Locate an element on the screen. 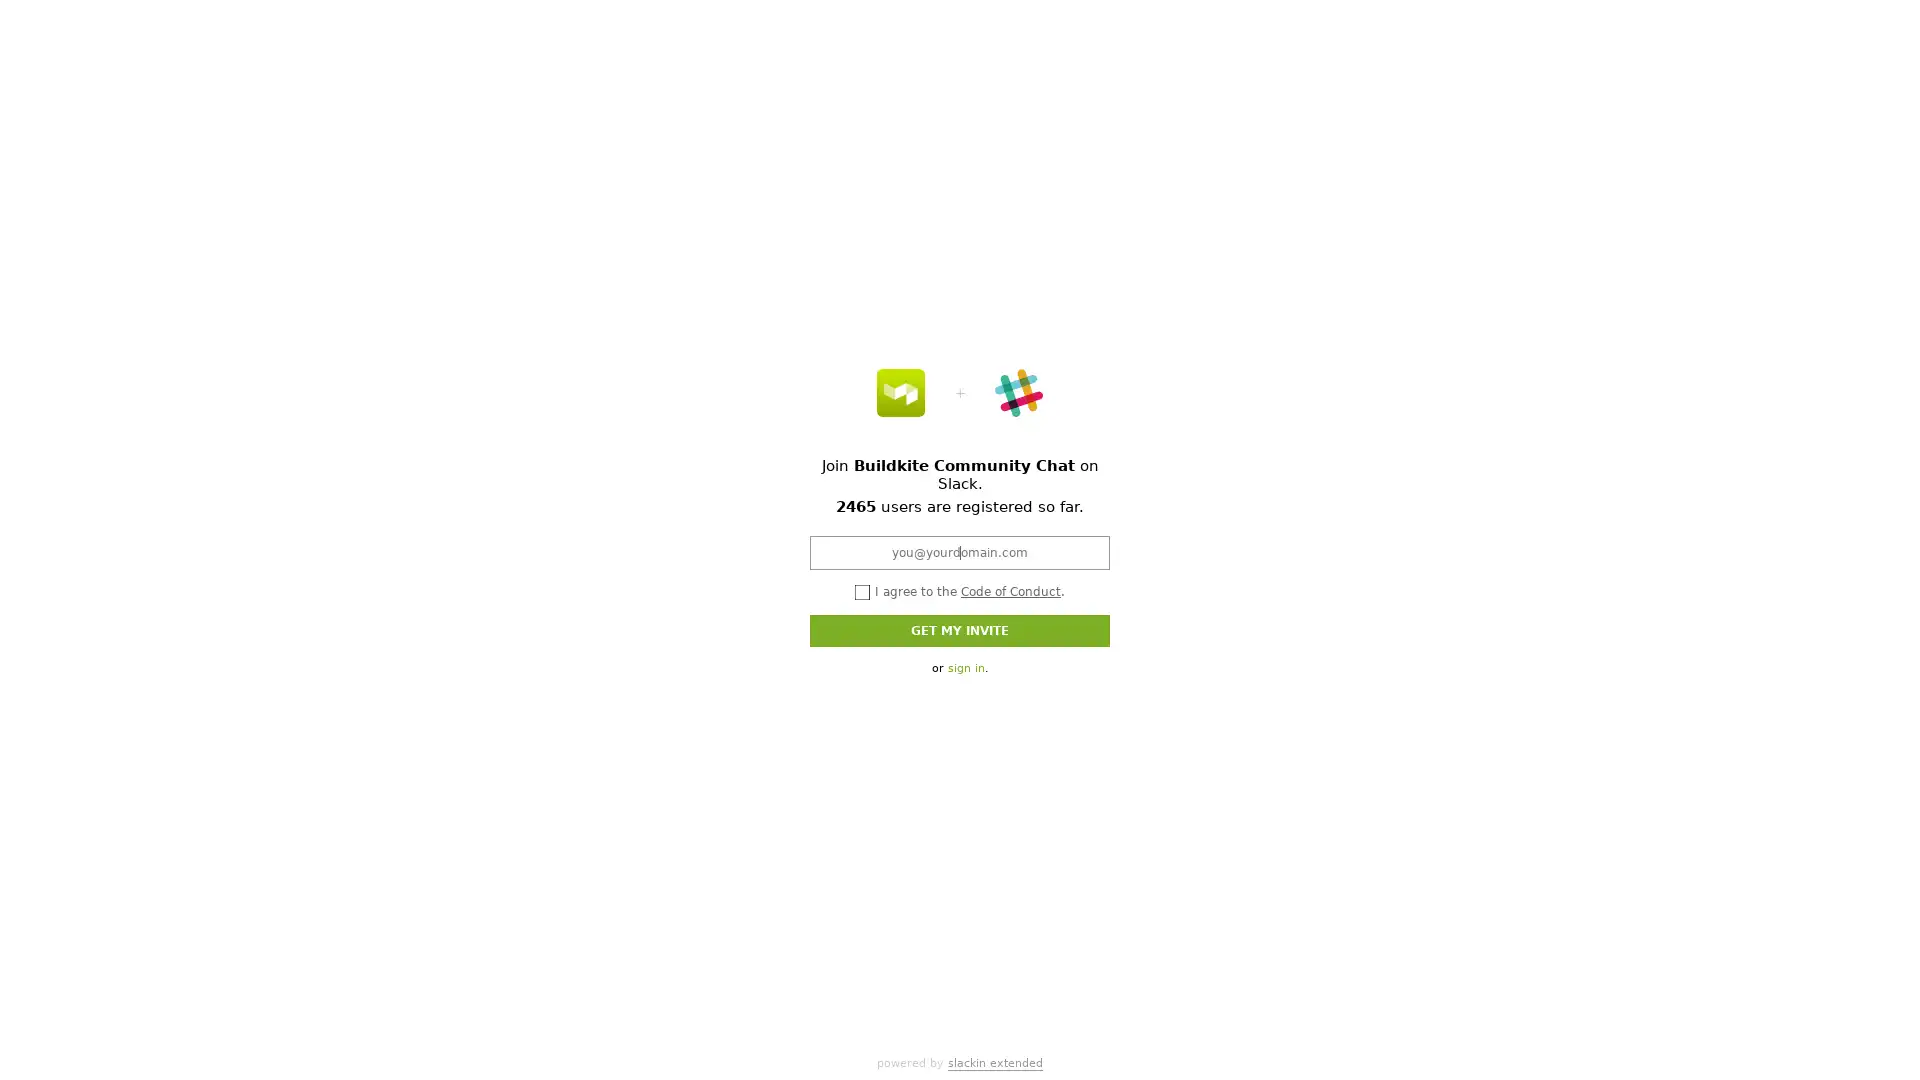 This screenshot has width=1920, height=1080. GET MY INVITE is located at coordinates (960, 628).